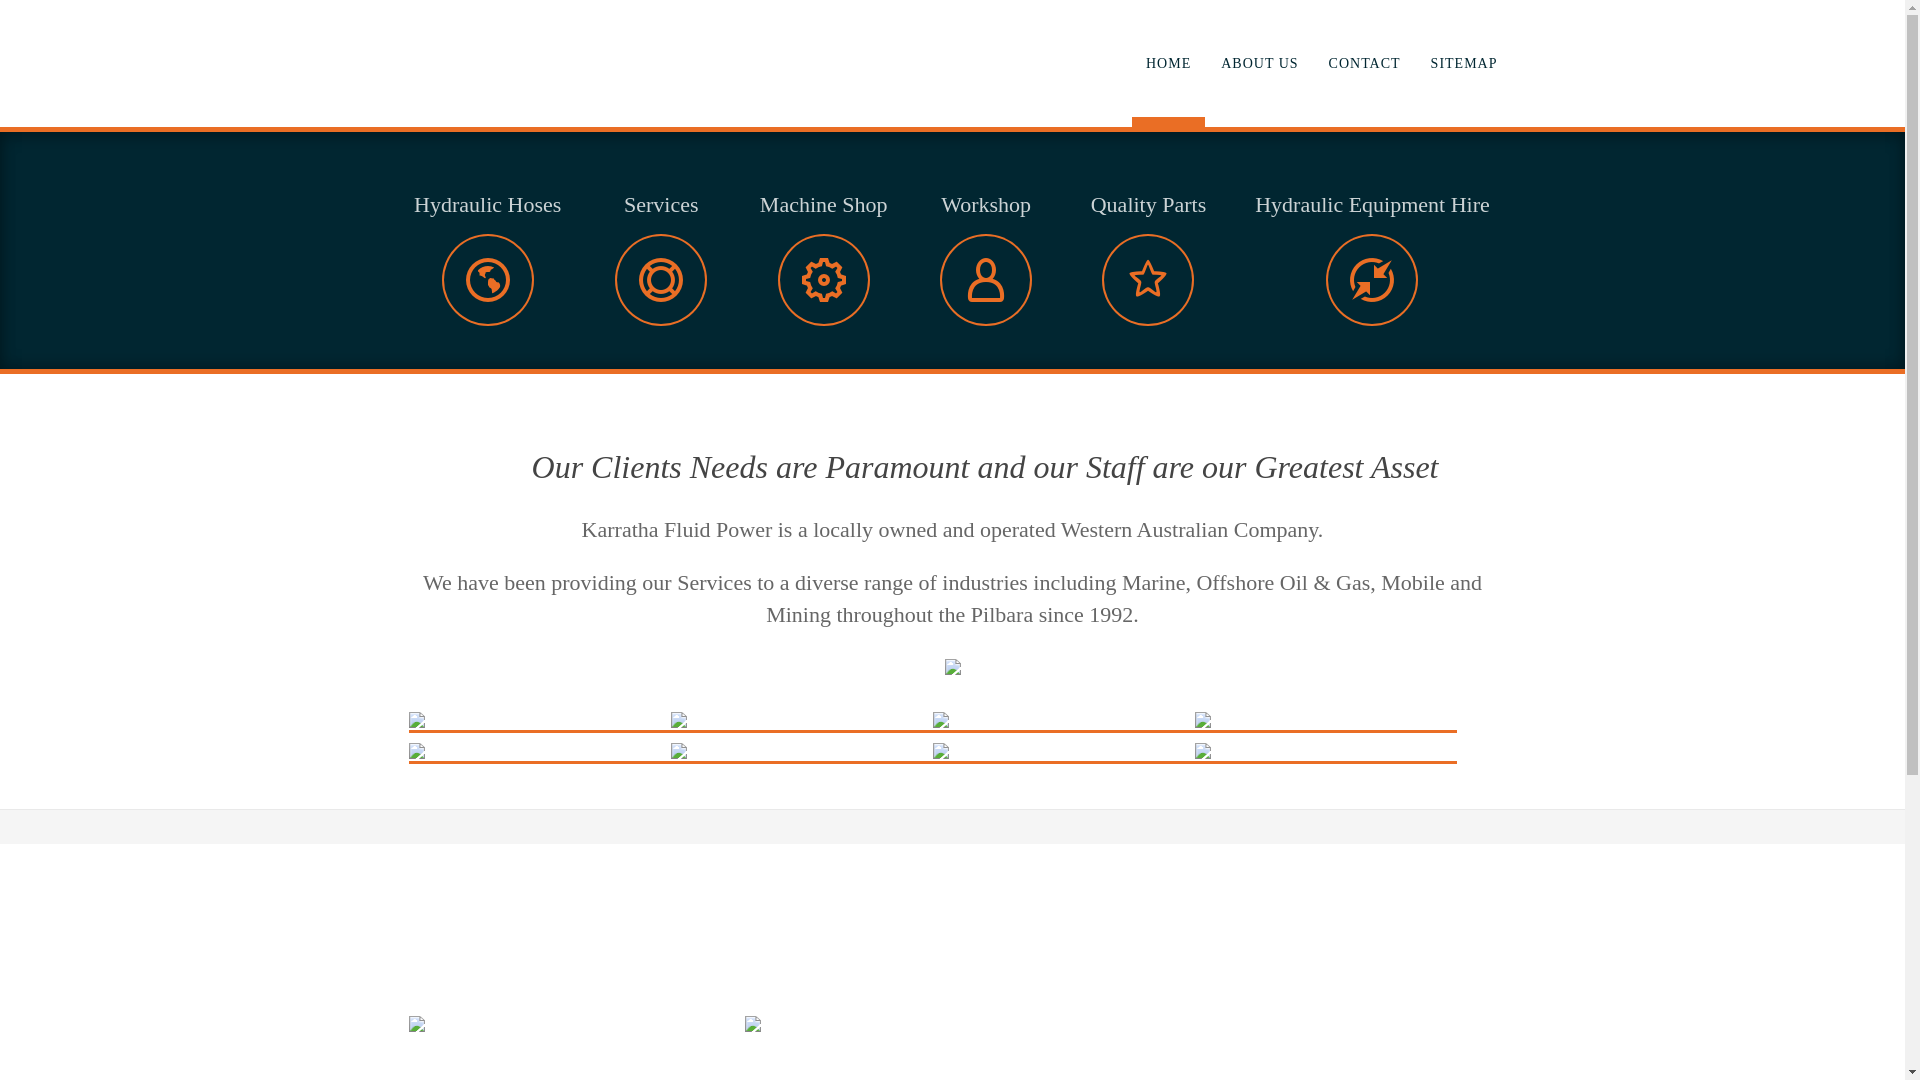 This screenshot has height=1080, width=1920. Describe the element at coordinates (1168, 62) in the screenshot. I see `'HOME'` at that location.